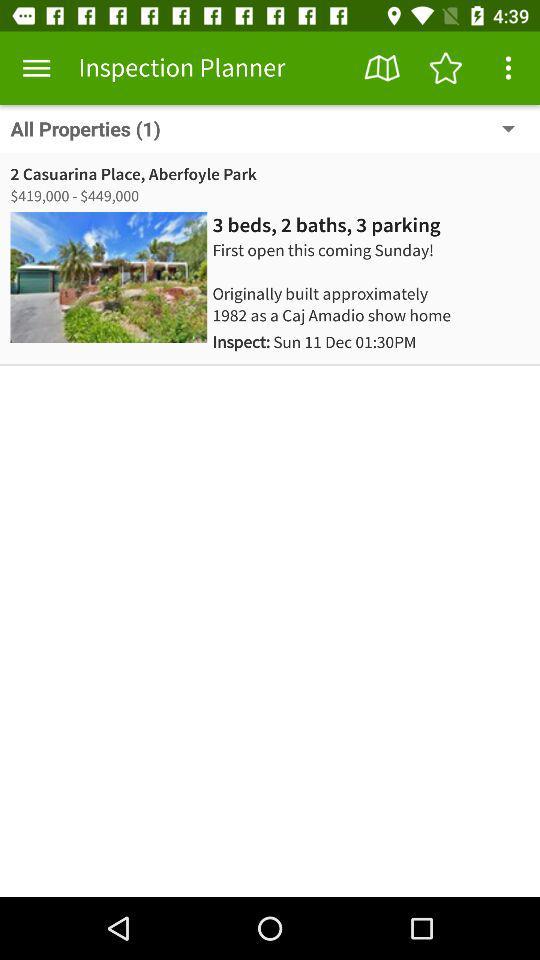 The width and height of the screenshot is (540, 960). What do you see at coordinates (445, 68) in the screenshot?
I see `the icon above the all properties (1)` at bounding box center [445, 68].